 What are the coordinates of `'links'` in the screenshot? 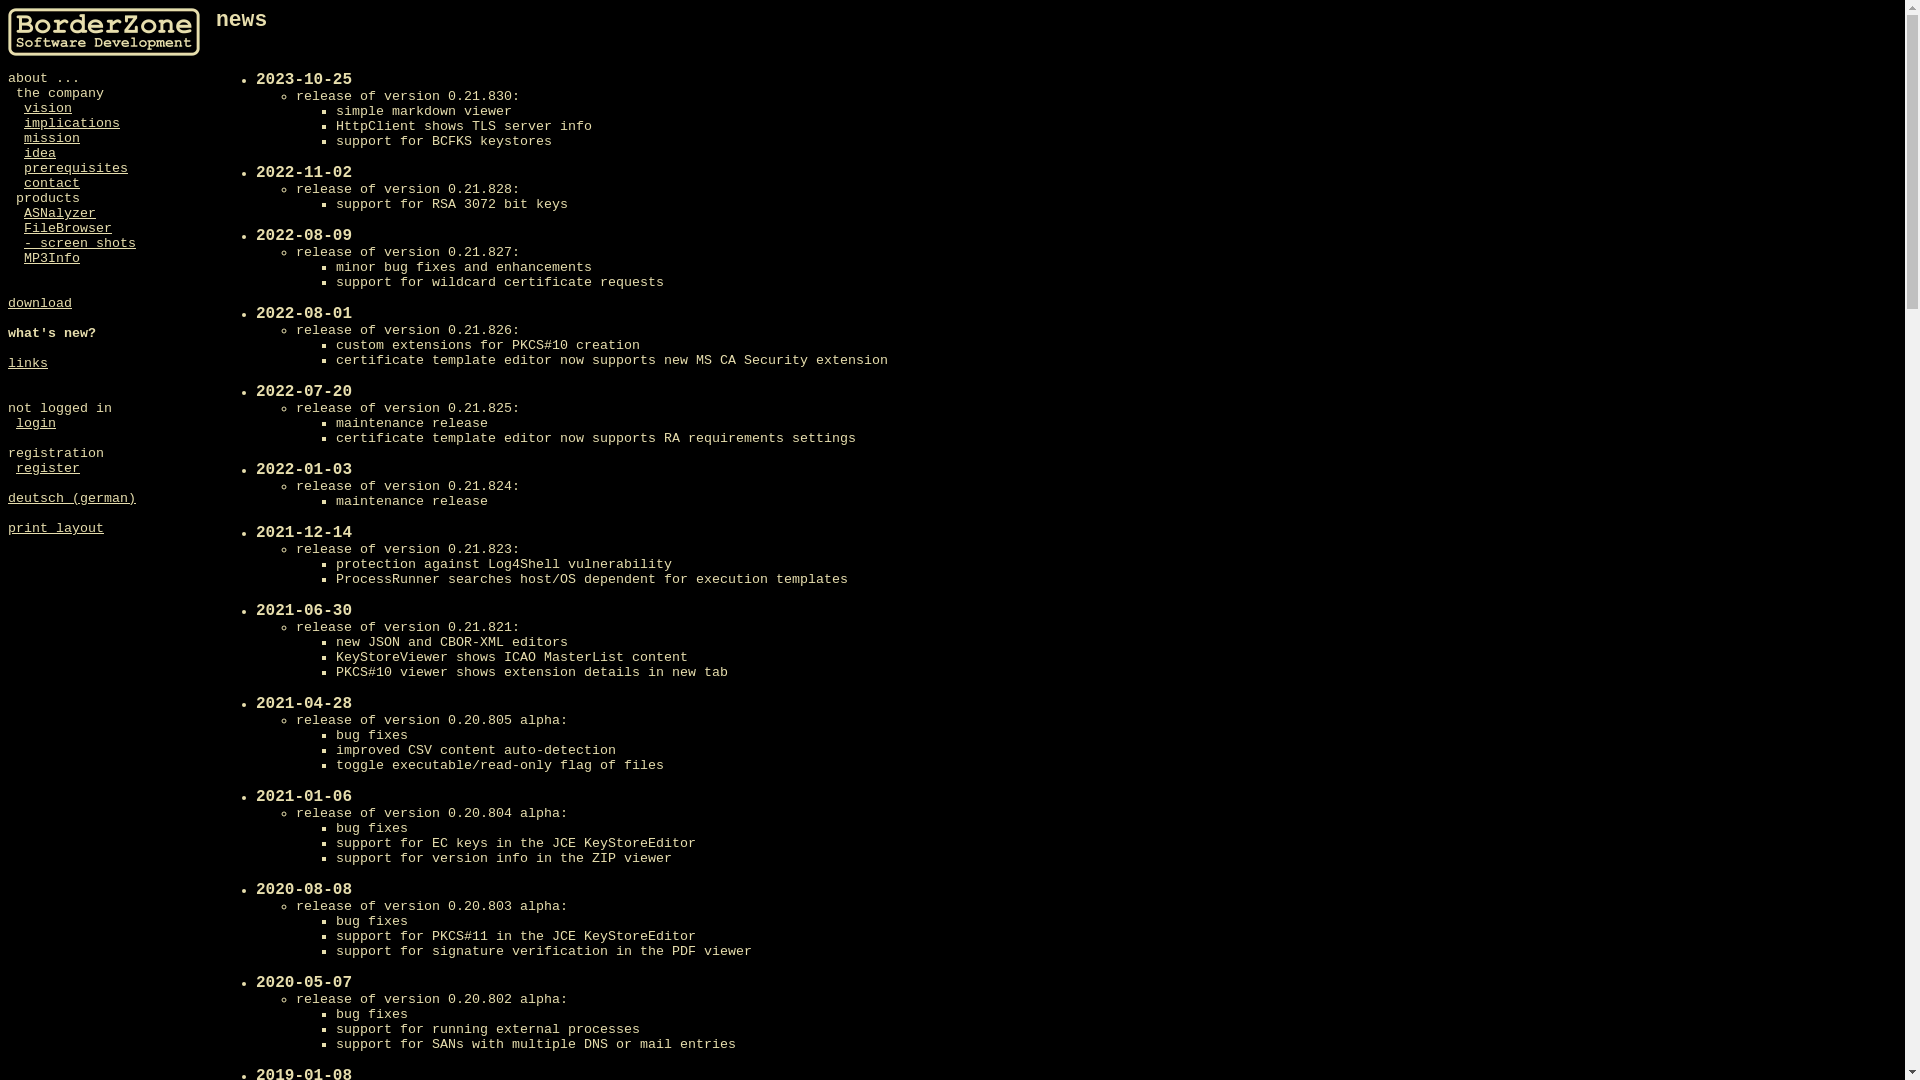 It's located at (8, 363).